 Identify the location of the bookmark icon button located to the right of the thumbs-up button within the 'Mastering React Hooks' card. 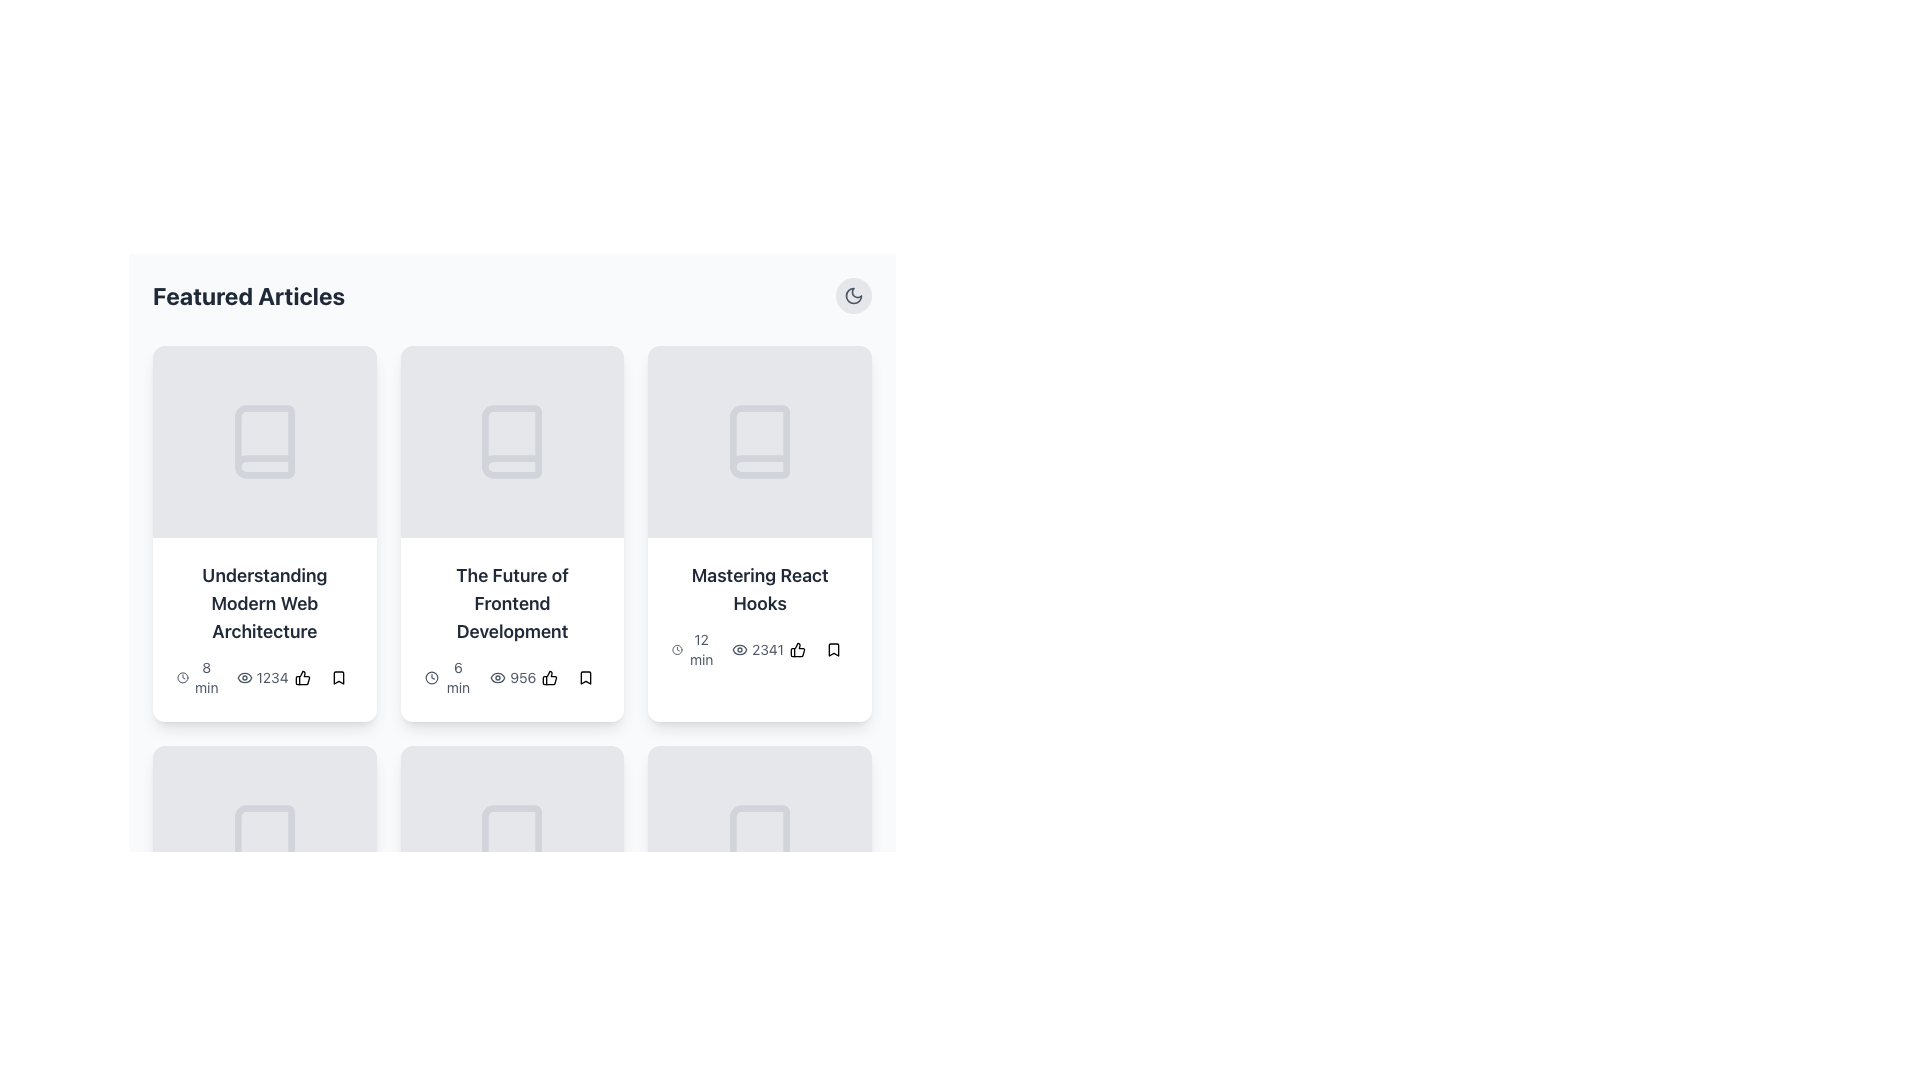
(834, 650).